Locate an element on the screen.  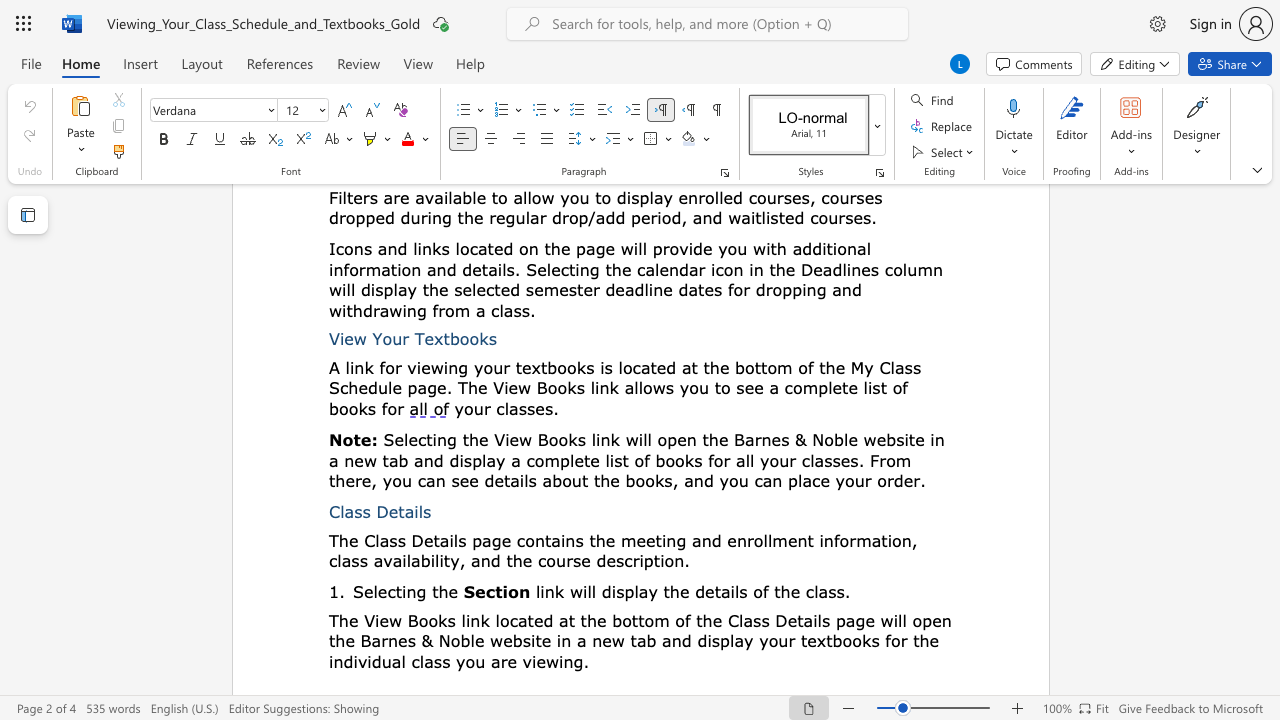
the 3th character "i" in the text is located at coordinates (613, 590).